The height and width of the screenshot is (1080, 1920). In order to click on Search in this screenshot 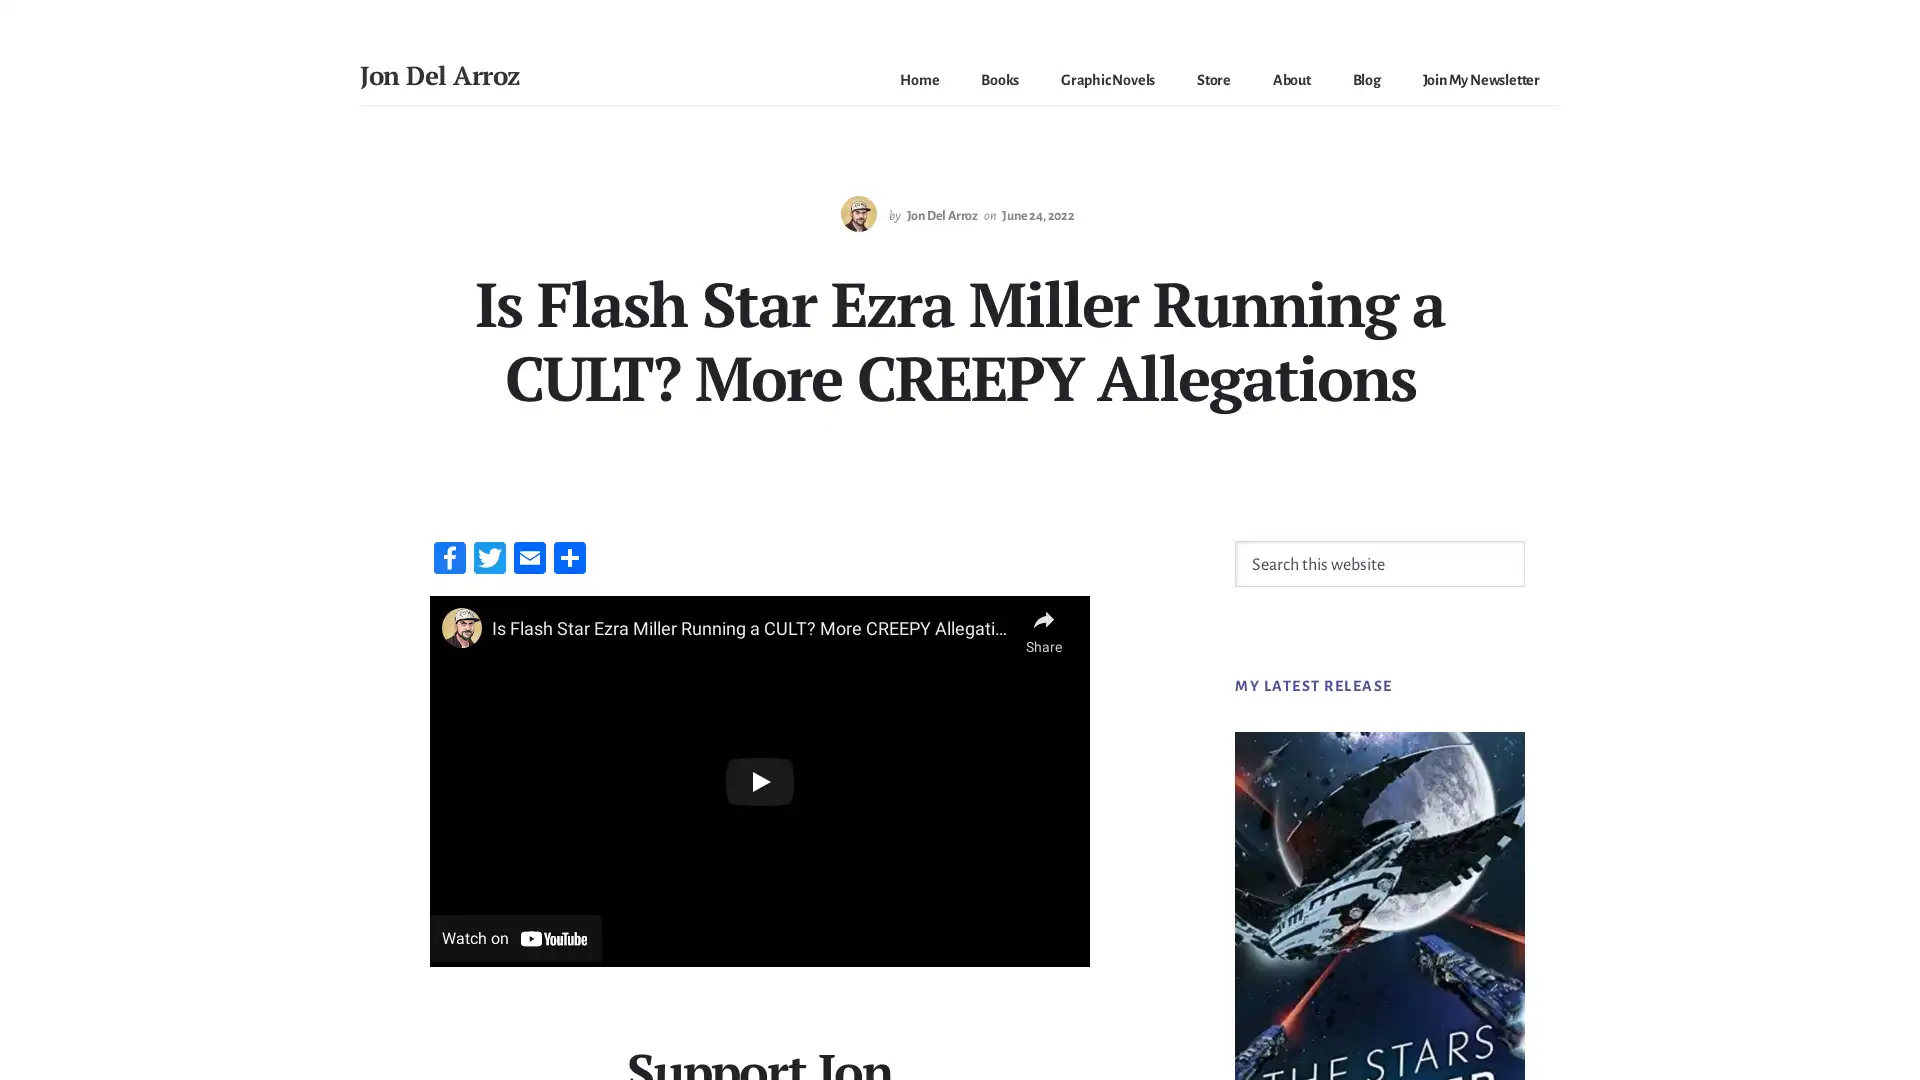, I will do `click(1523, 538)`.